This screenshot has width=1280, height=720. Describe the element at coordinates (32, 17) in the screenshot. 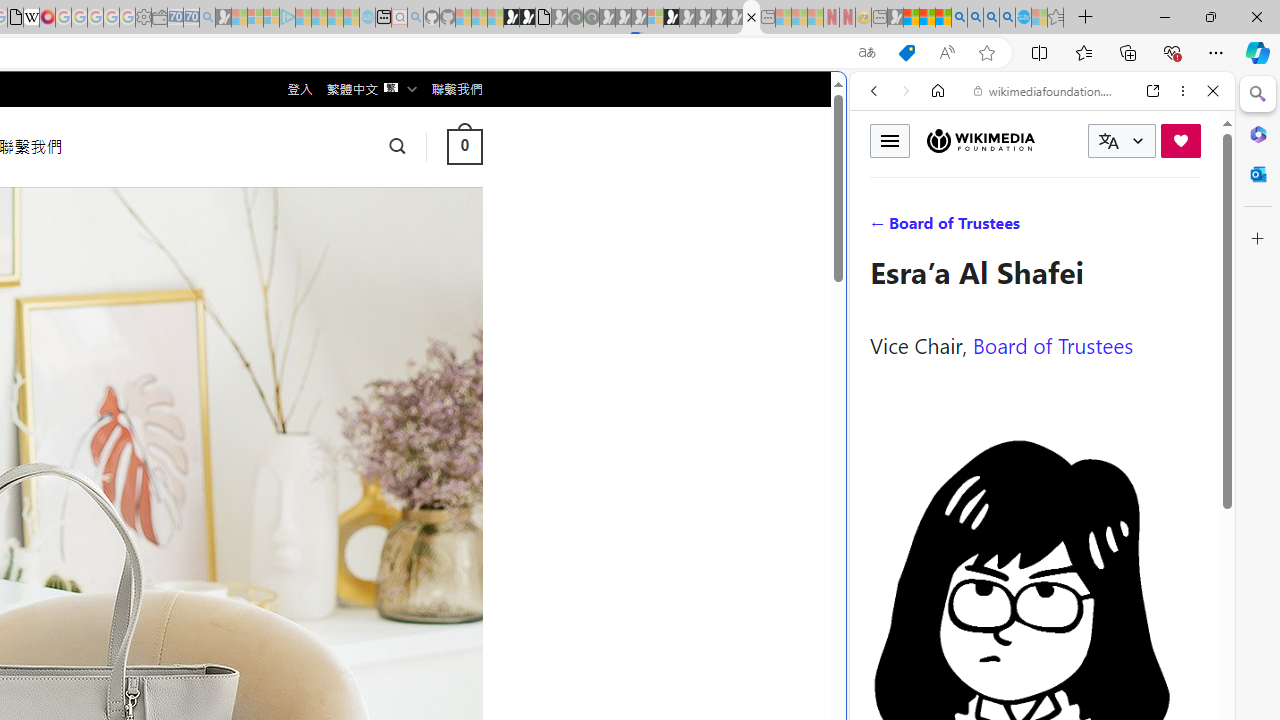

I see `'Target page - Wikipedia'` at that location.